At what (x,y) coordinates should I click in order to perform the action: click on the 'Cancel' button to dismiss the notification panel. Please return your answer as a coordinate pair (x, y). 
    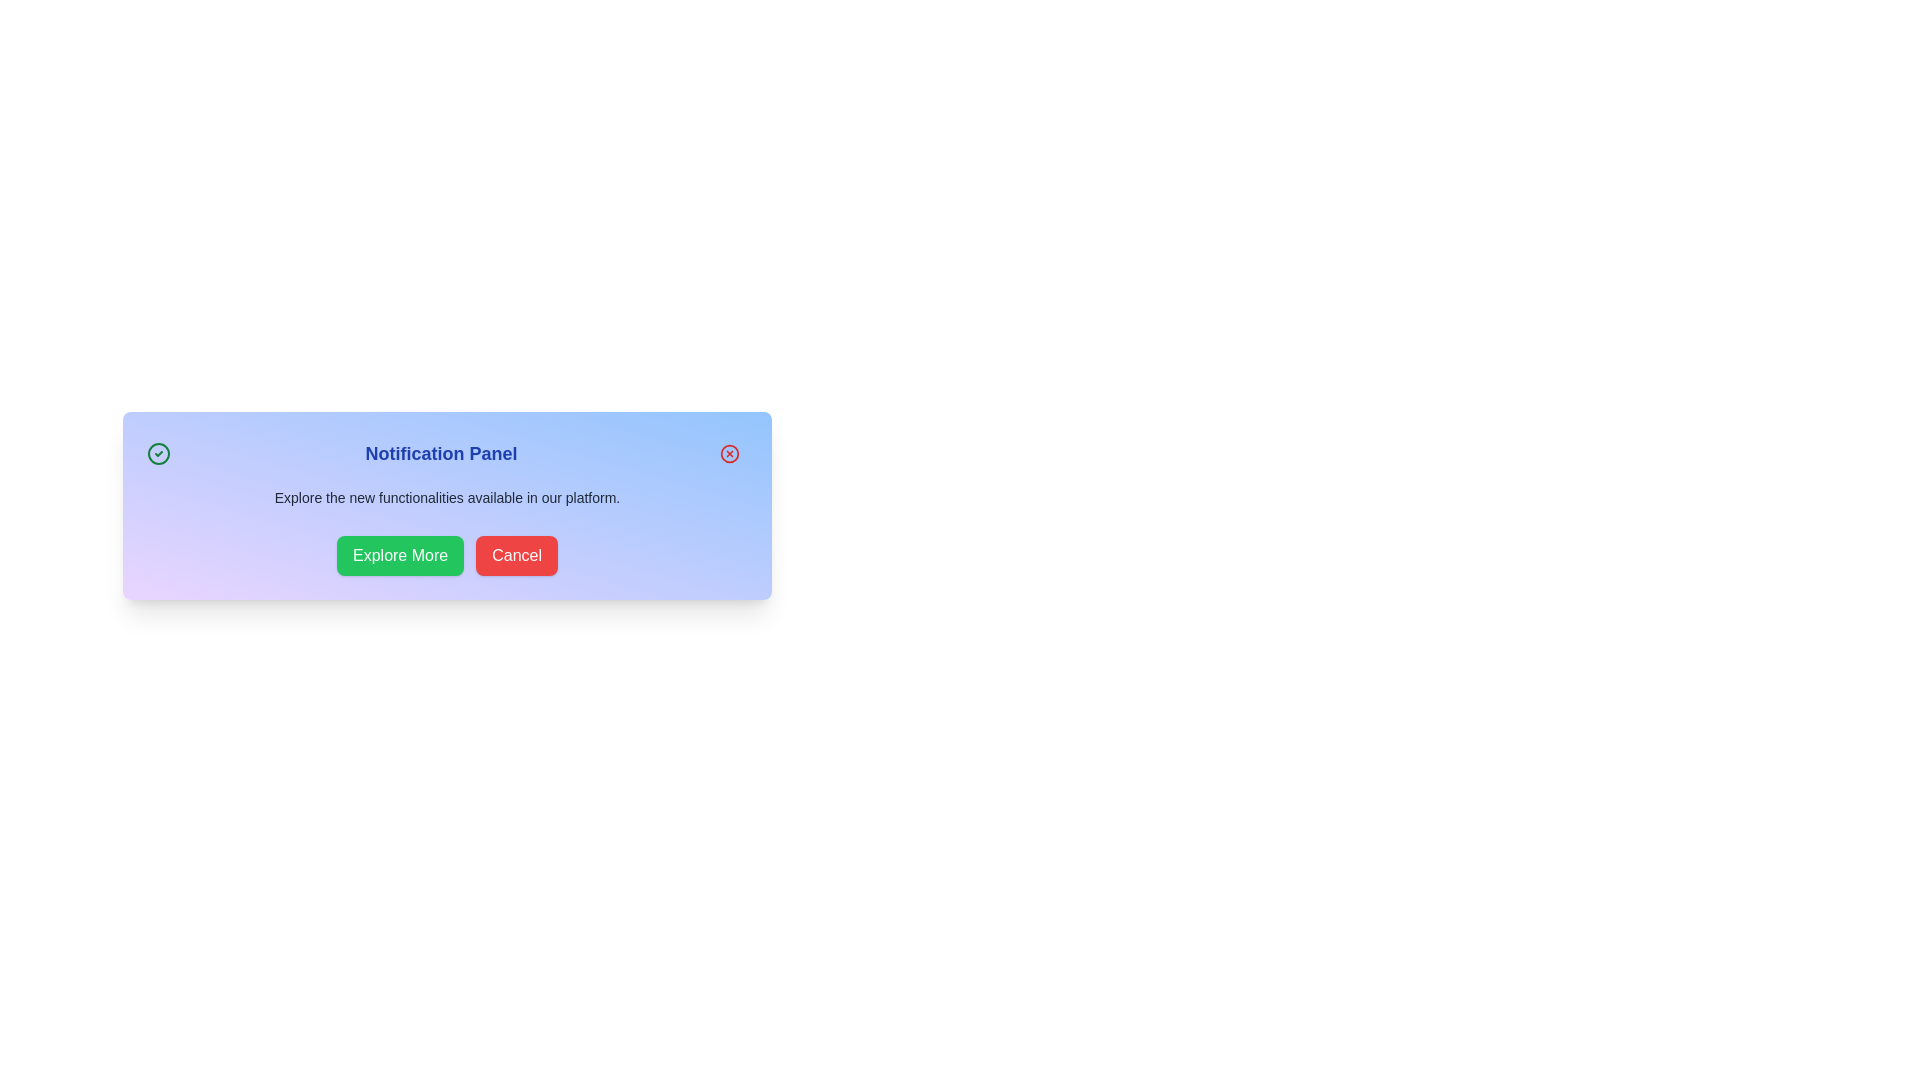
    Looking at the image, I should click on (517, 555).